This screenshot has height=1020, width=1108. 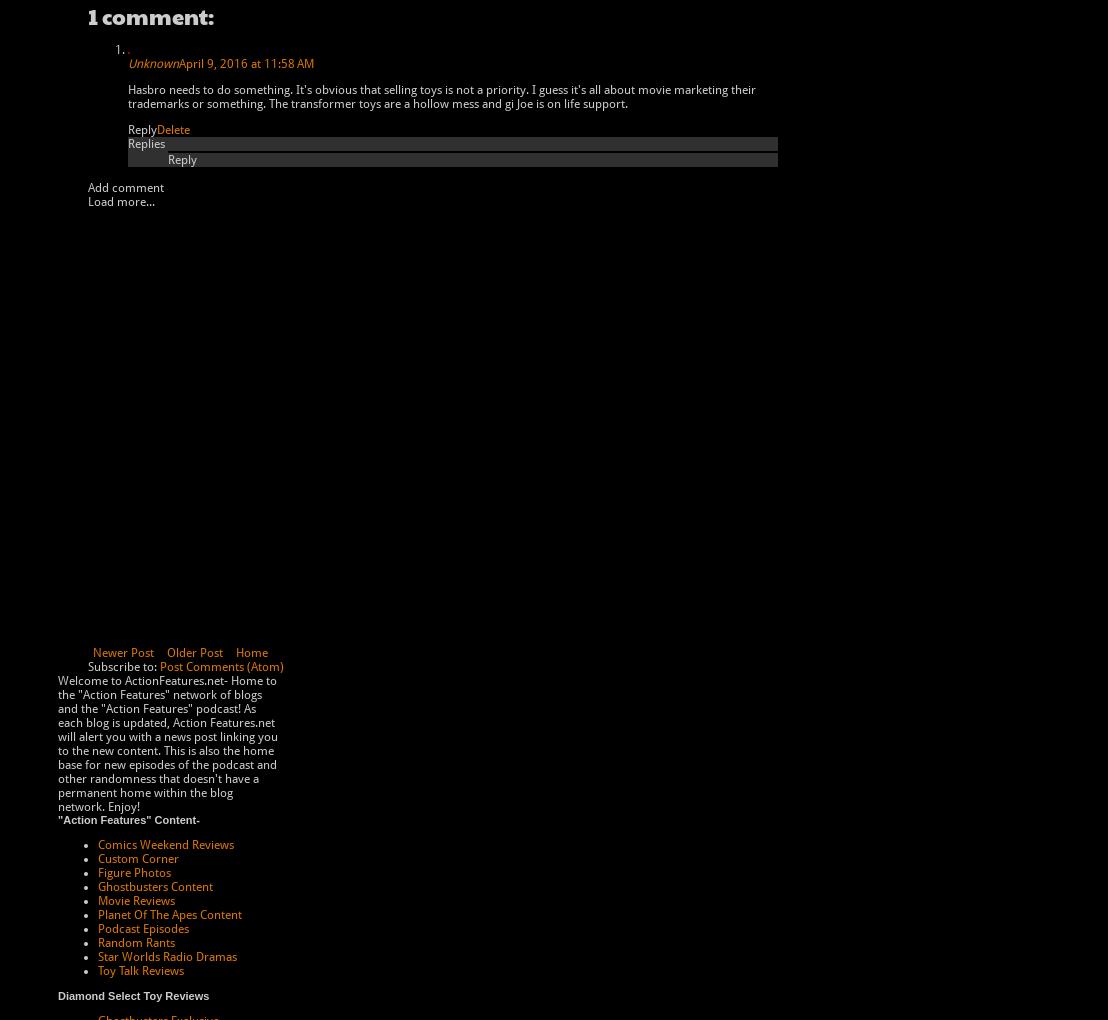 What do you see at coordinates (140, 970) in the screenshot?
I see `'Toy Talk Reviews'` at bounding box center [140, 970].